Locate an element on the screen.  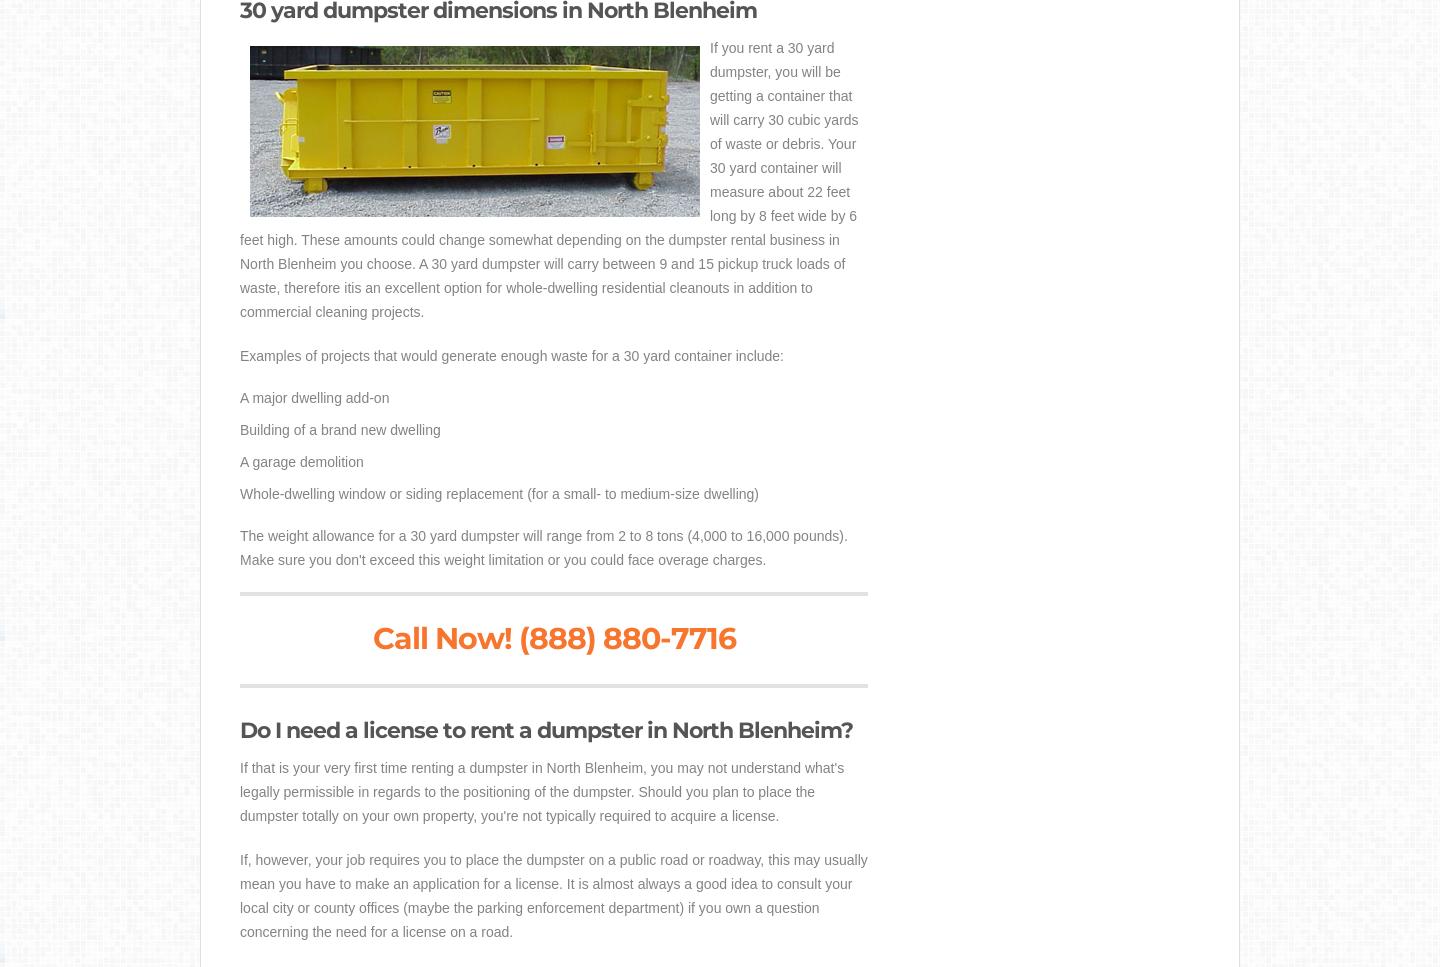
'Whole-dwelling window or siding replacement (for a small- to medium-size dwelling)' is located at coordinates (240, 493).